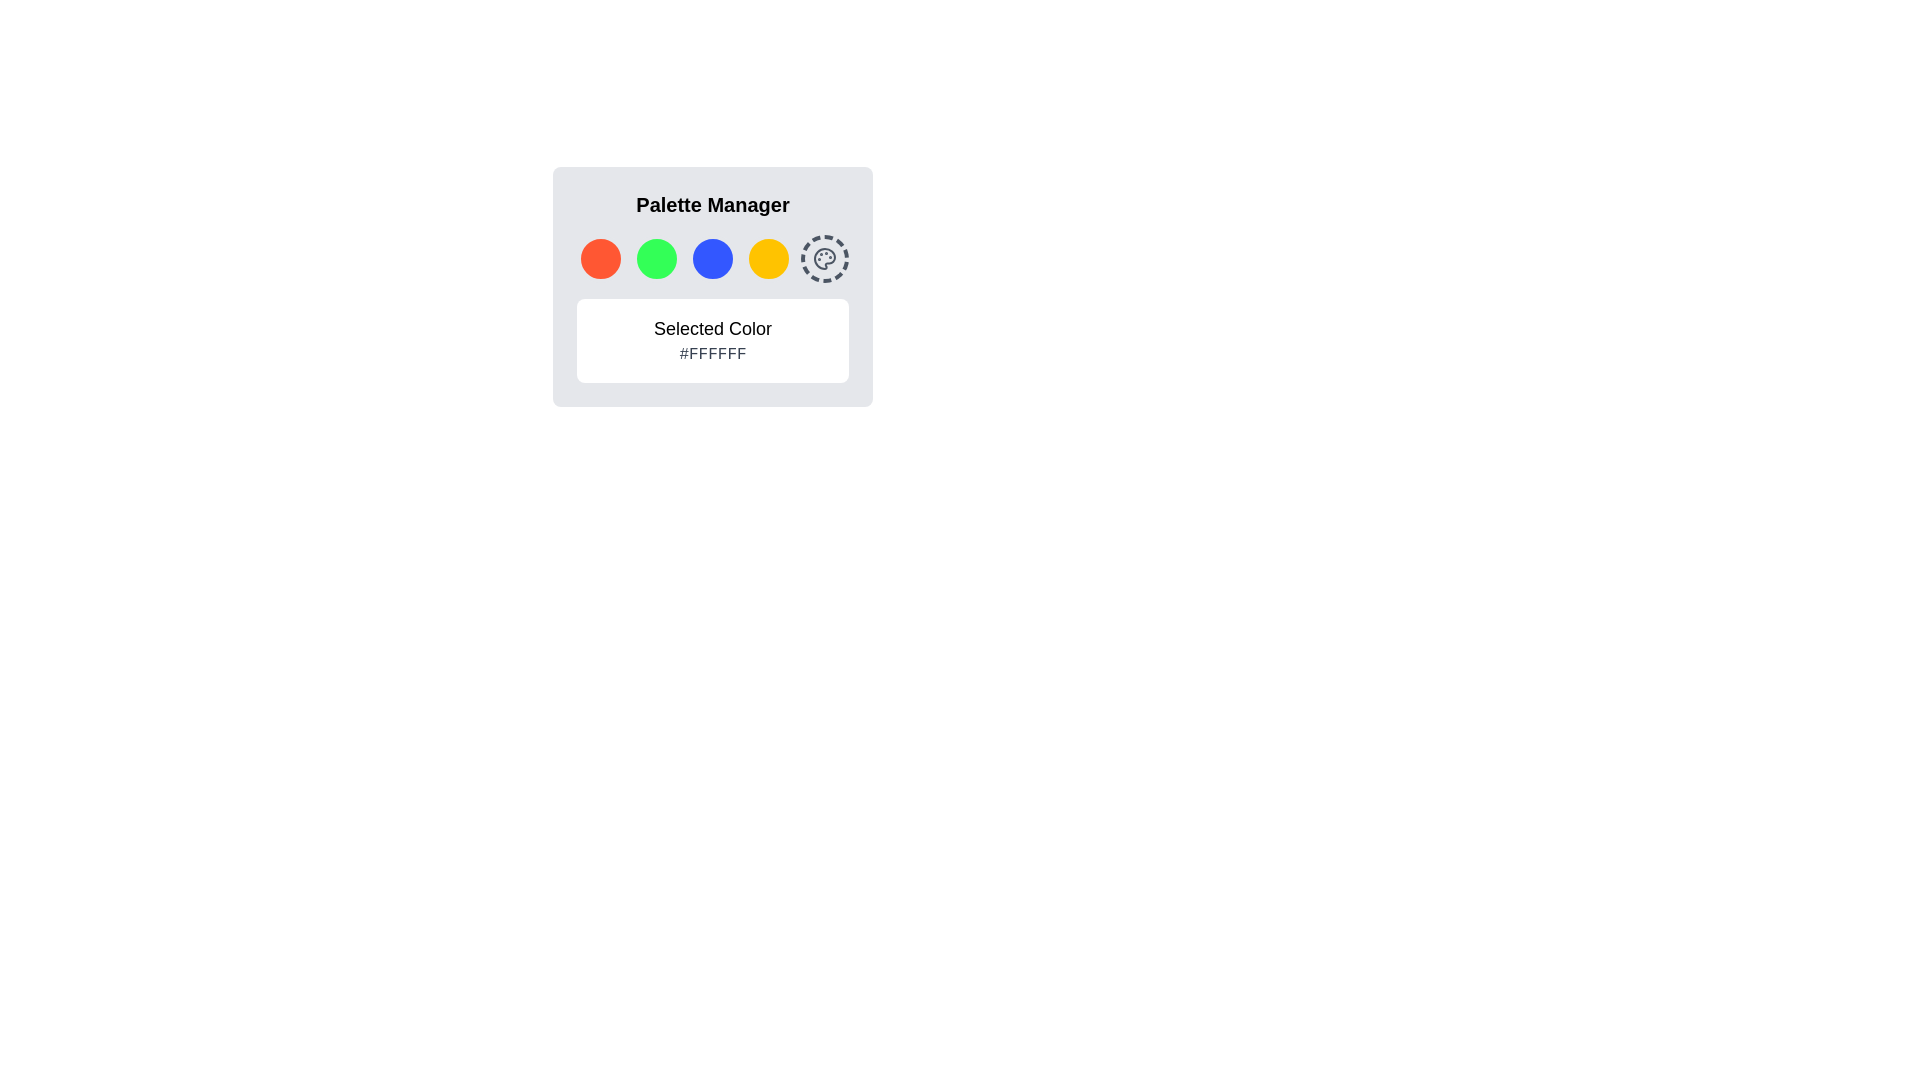  What do you see at coordinates (599, 257) in the screenshot?
I see `the first circular button in the 'Palette Manager'` at bounding box center [599, 257].